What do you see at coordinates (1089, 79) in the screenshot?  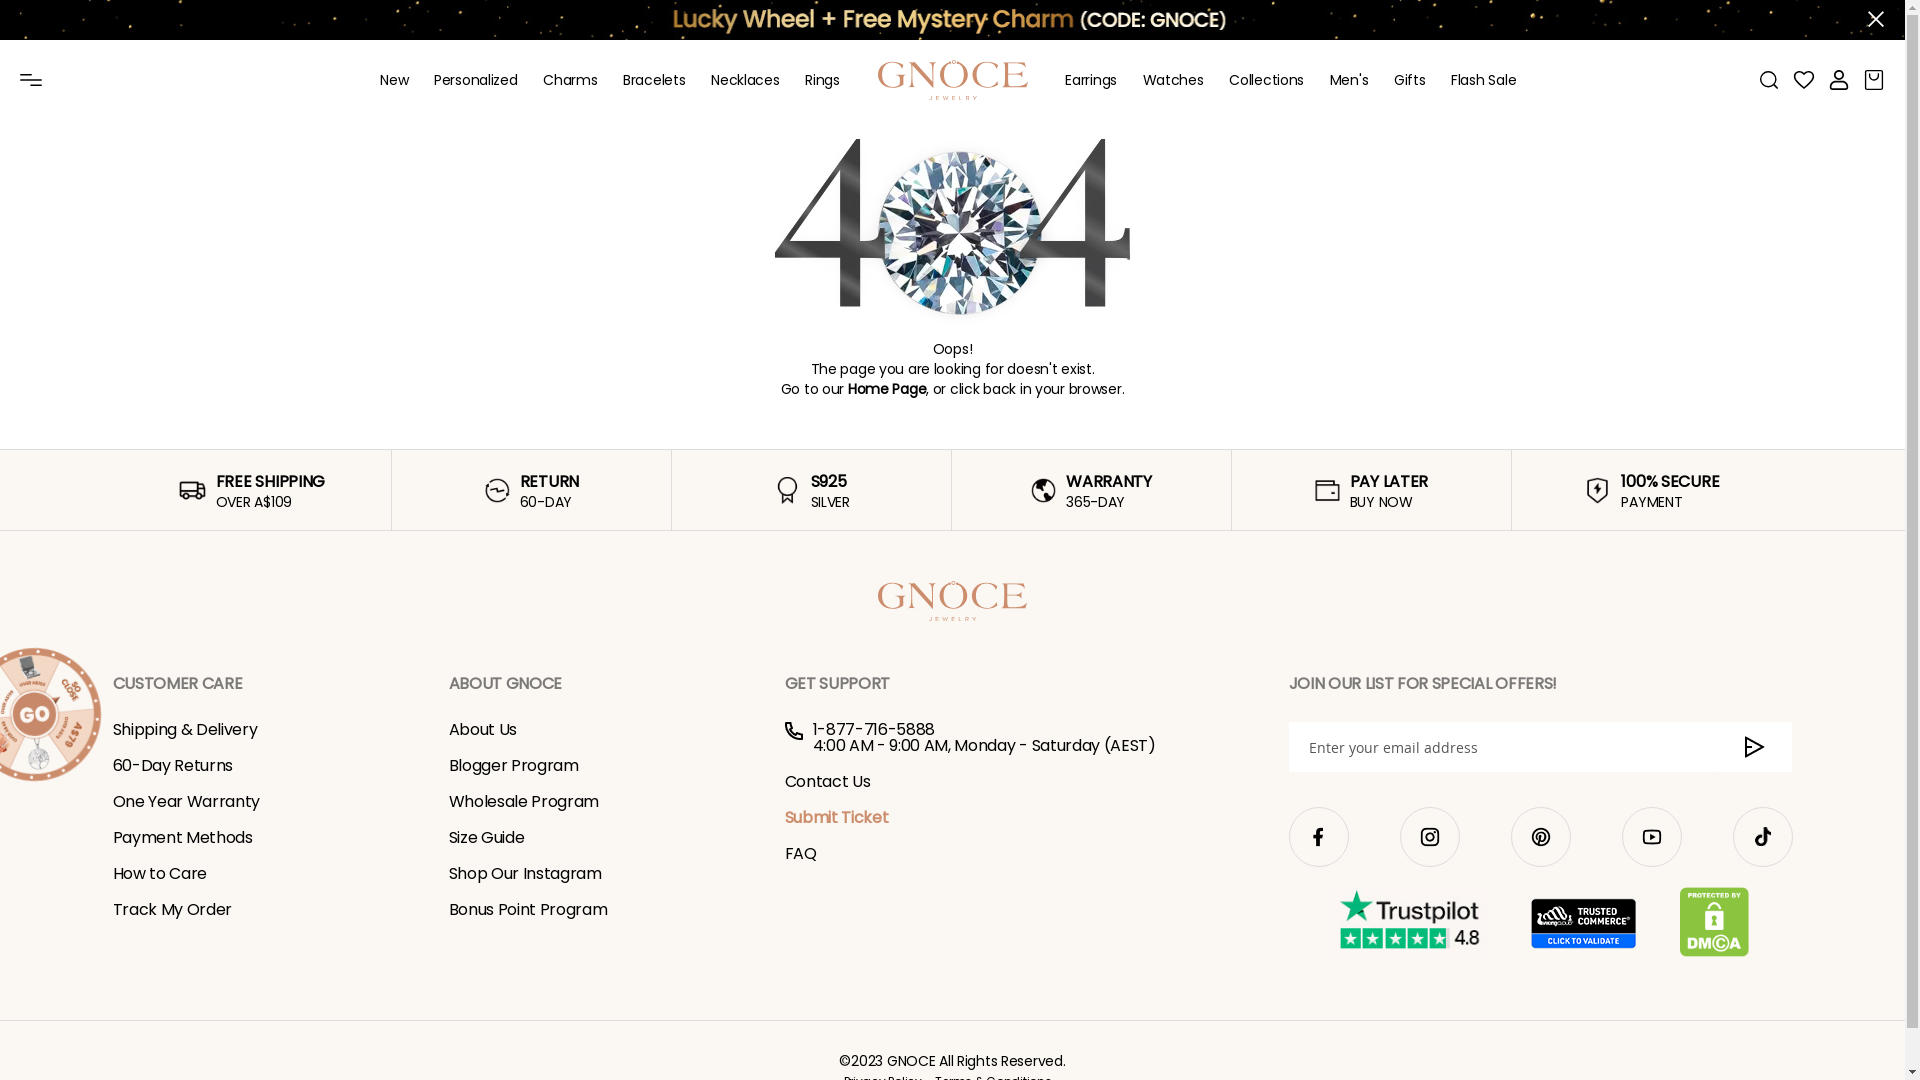 I see `'Earrings'` at bounding box center [1089, 79].